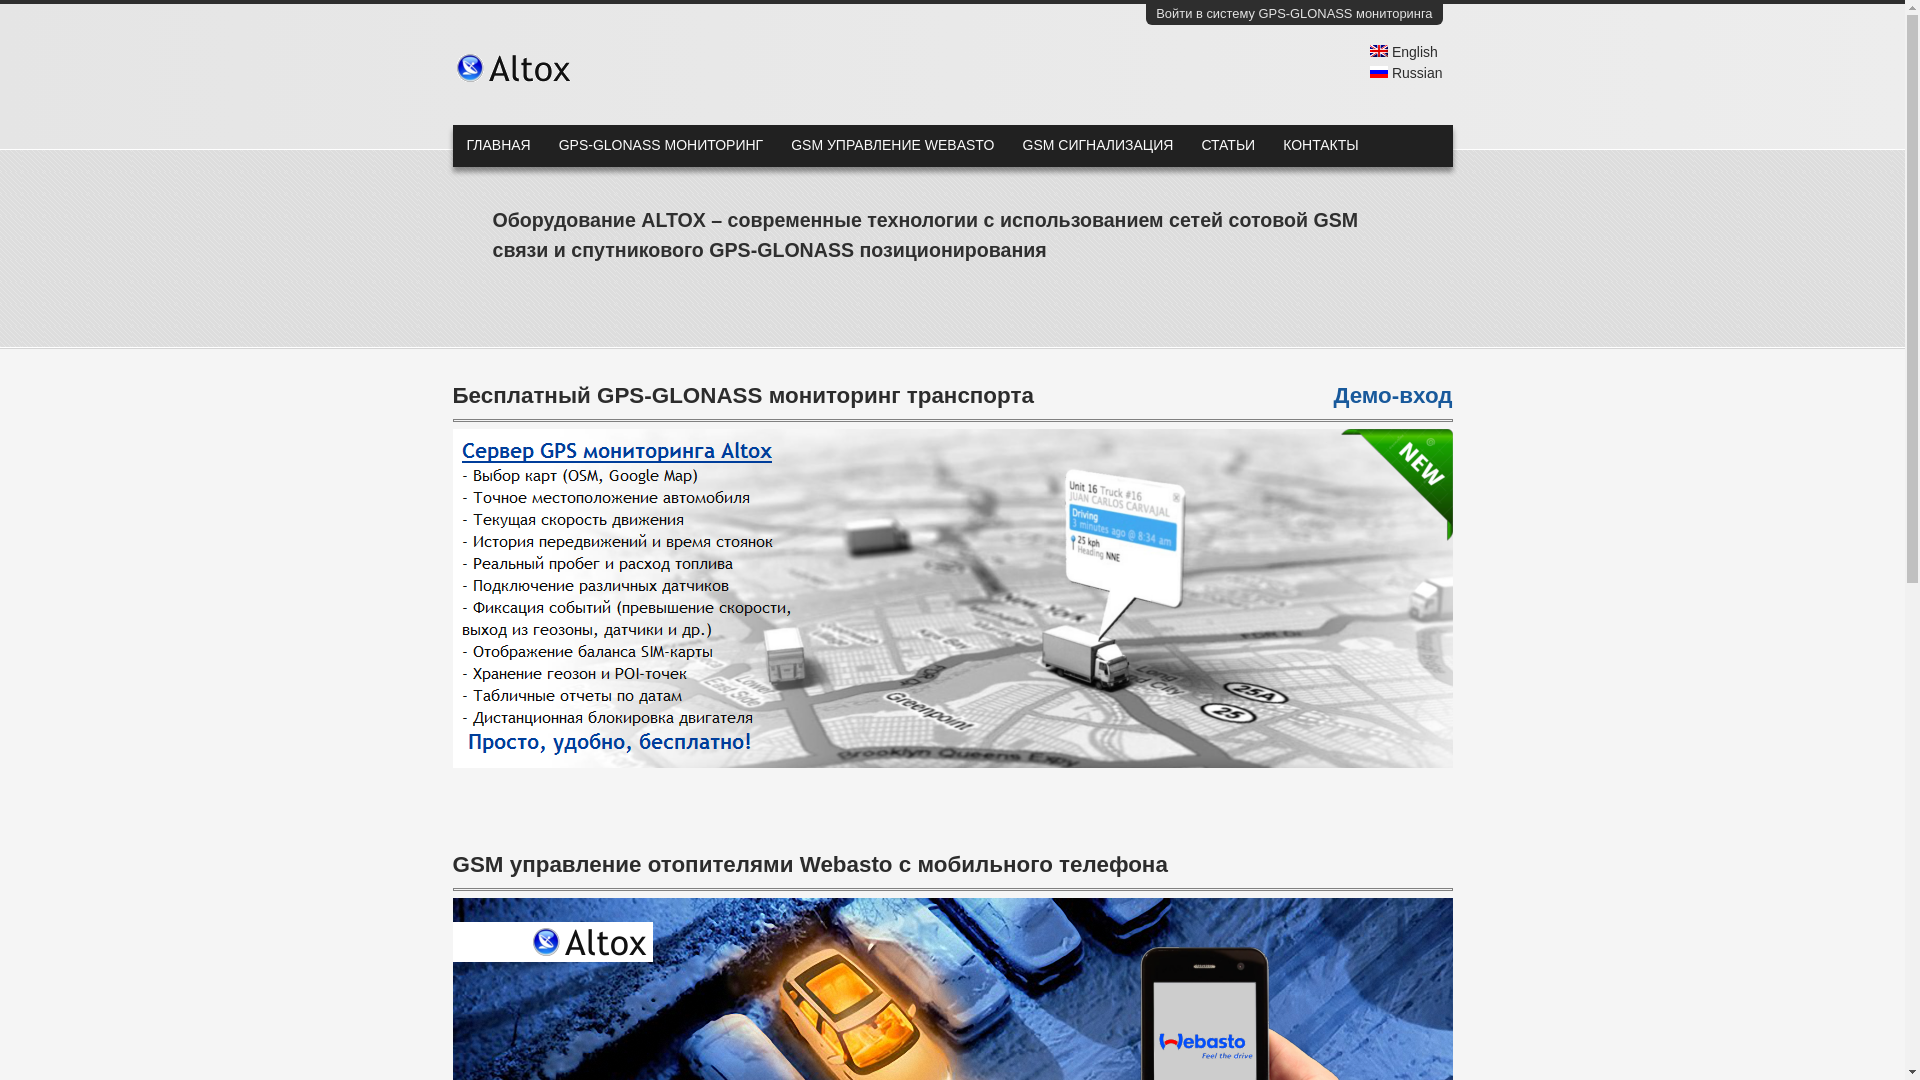  I want to click on ' Russian', so click(1405, 72).